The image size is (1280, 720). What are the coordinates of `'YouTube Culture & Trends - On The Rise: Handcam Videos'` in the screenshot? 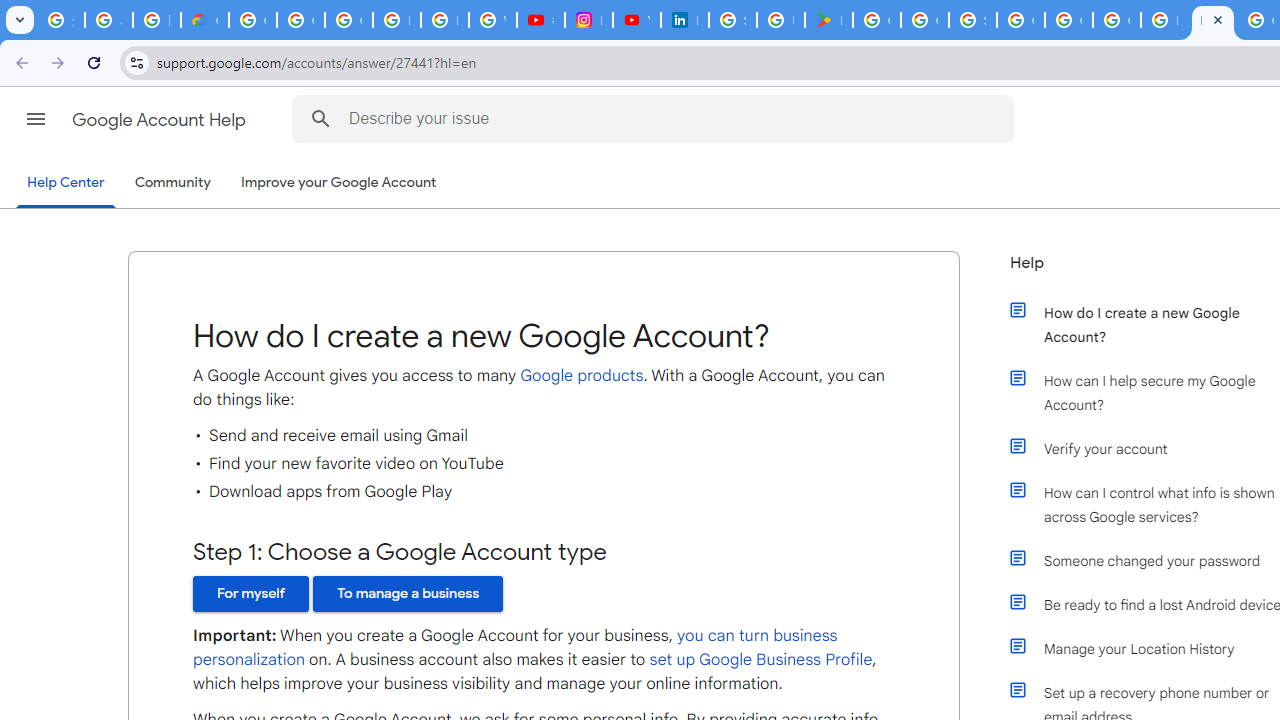 It's located at (635, 20).